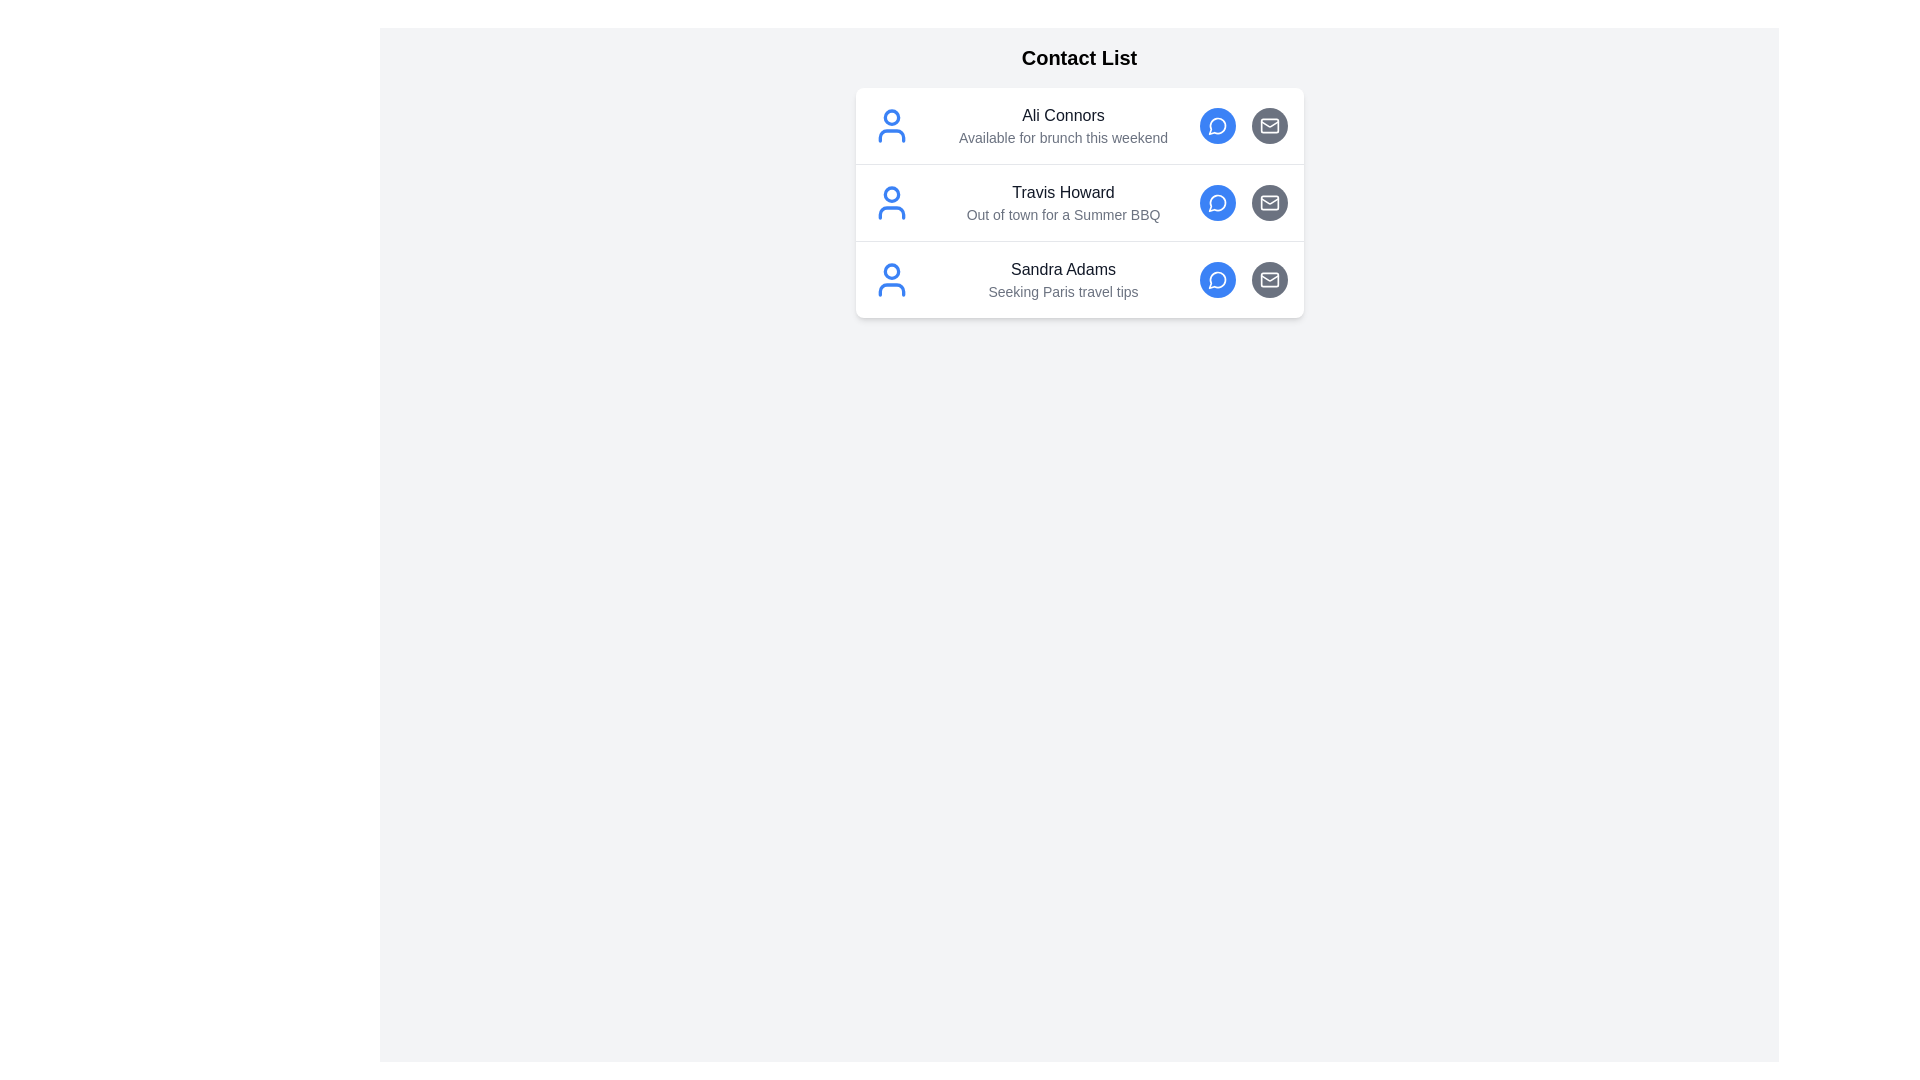 The image size is (1920, 1080). I want to click on the actionable contact mail button located at the far right of the third row in the contact list to interact with it, so click(1268, 280).